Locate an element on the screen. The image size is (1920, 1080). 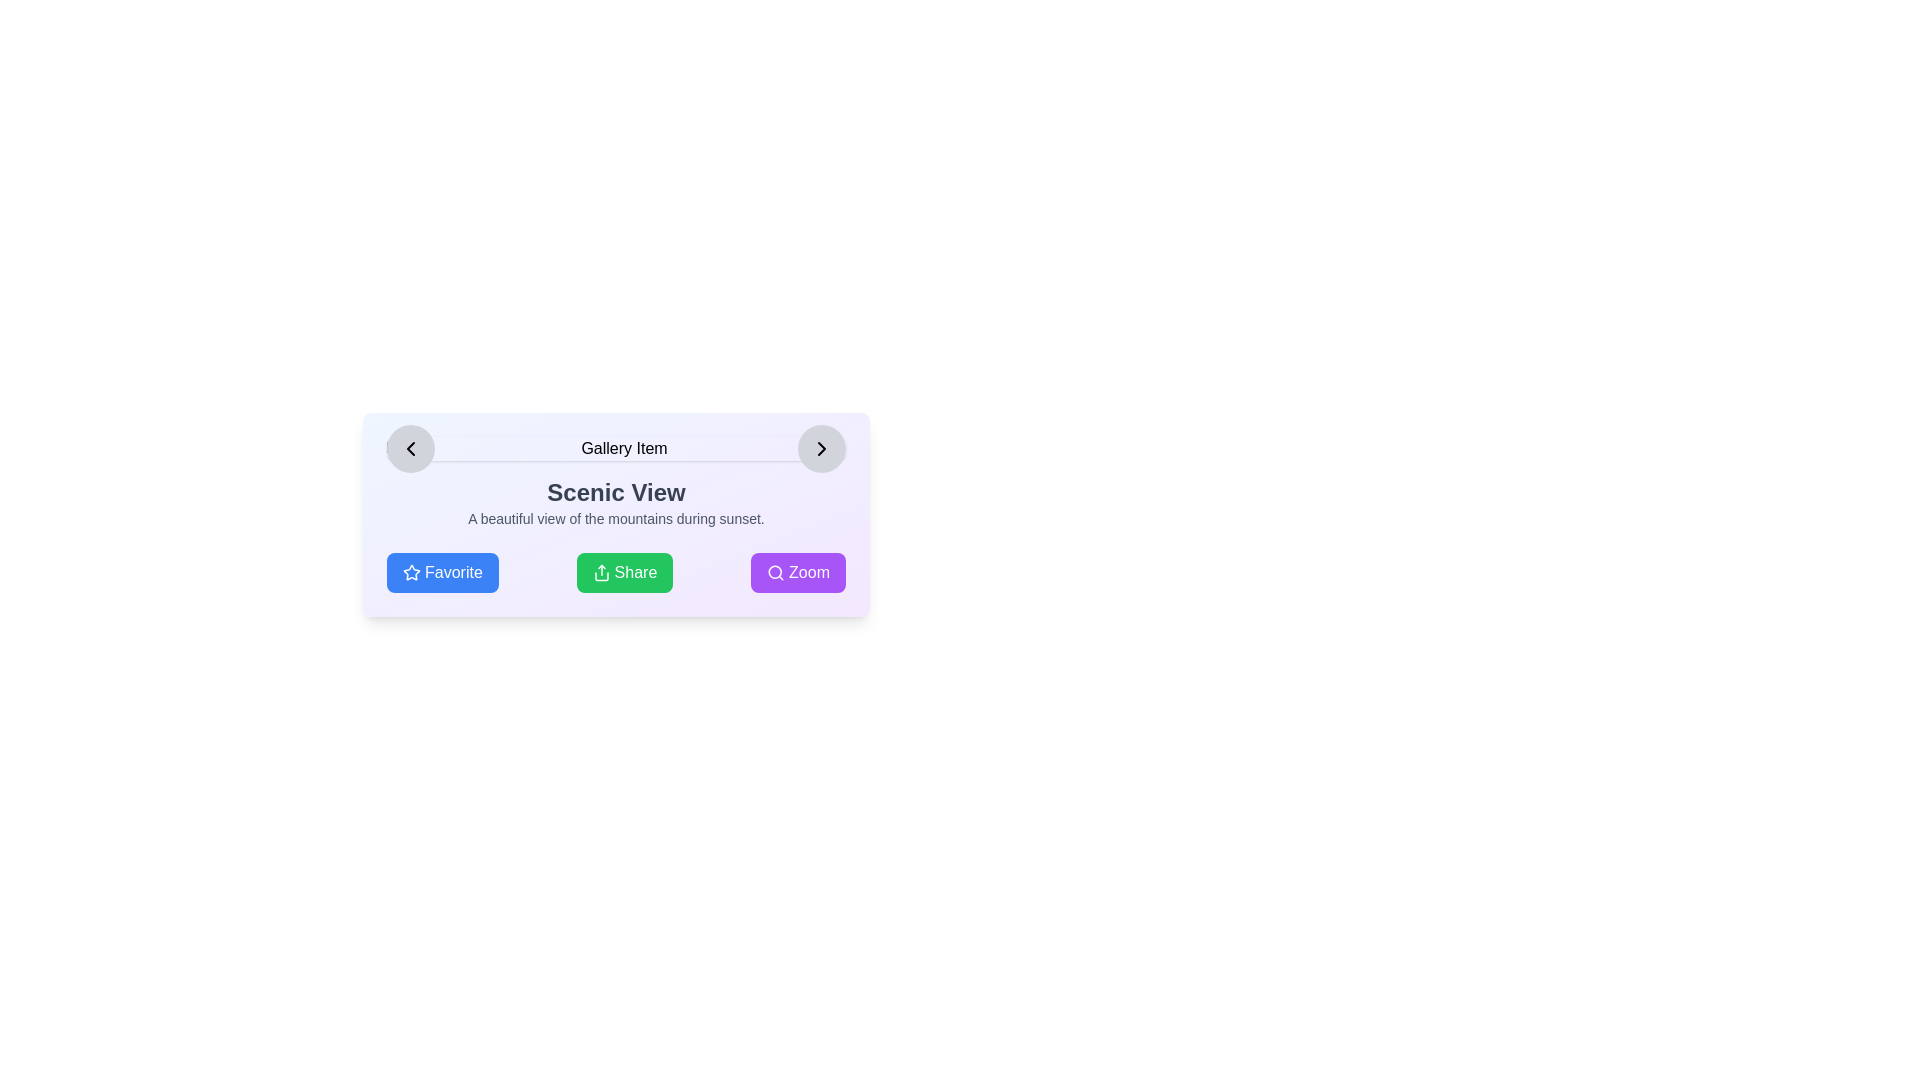
the descriptive text element located below the title 'Scenic View' and above the buttons 'Favorite', 'Share', and 'Zoom' is located at coordinates (615, 518).